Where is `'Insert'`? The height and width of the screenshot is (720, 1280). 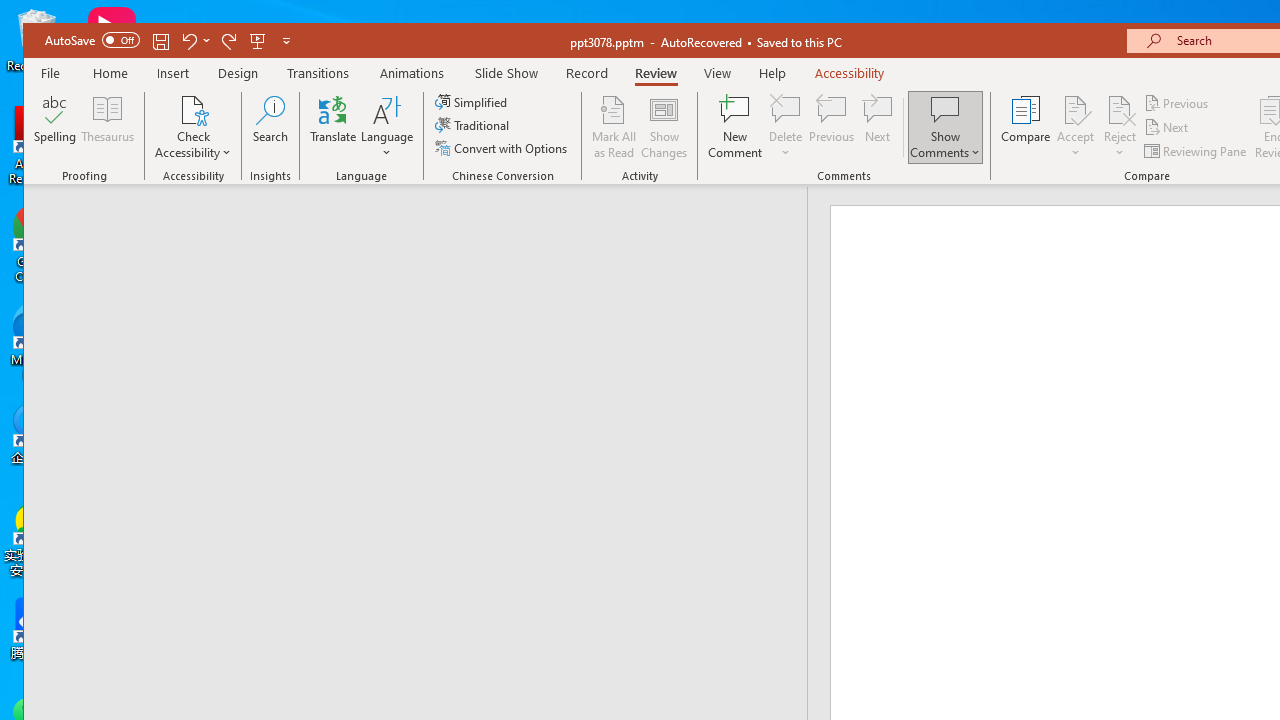
'Insert' is located at coordinates (173, 72).